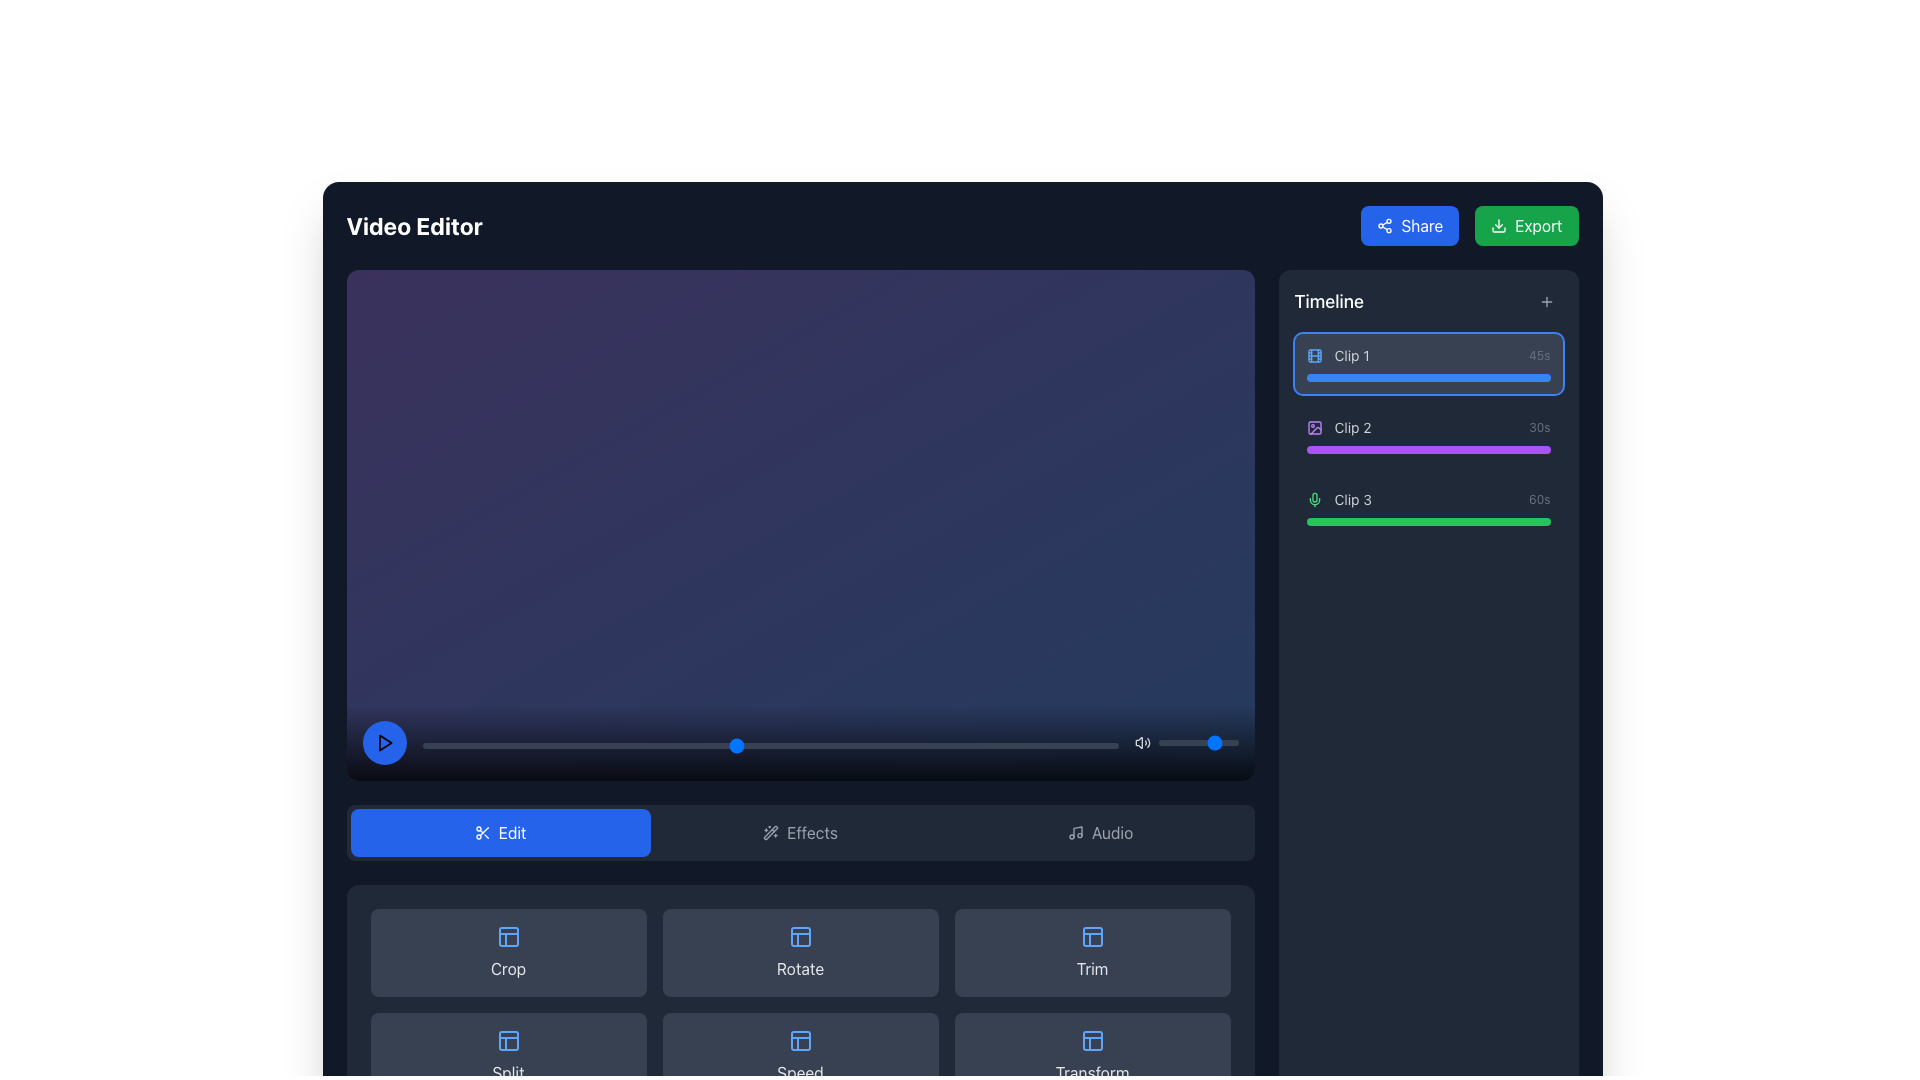 This screenshot has height=1080, width=1920. What do you see at coordinates (800, 524) in the screenshot?
I see `the playback controls of the video player area, which is characterized by a gradient background and includes a play button, timeline scrubber, and volume adjustment elements` at bounding box center [800, 524].